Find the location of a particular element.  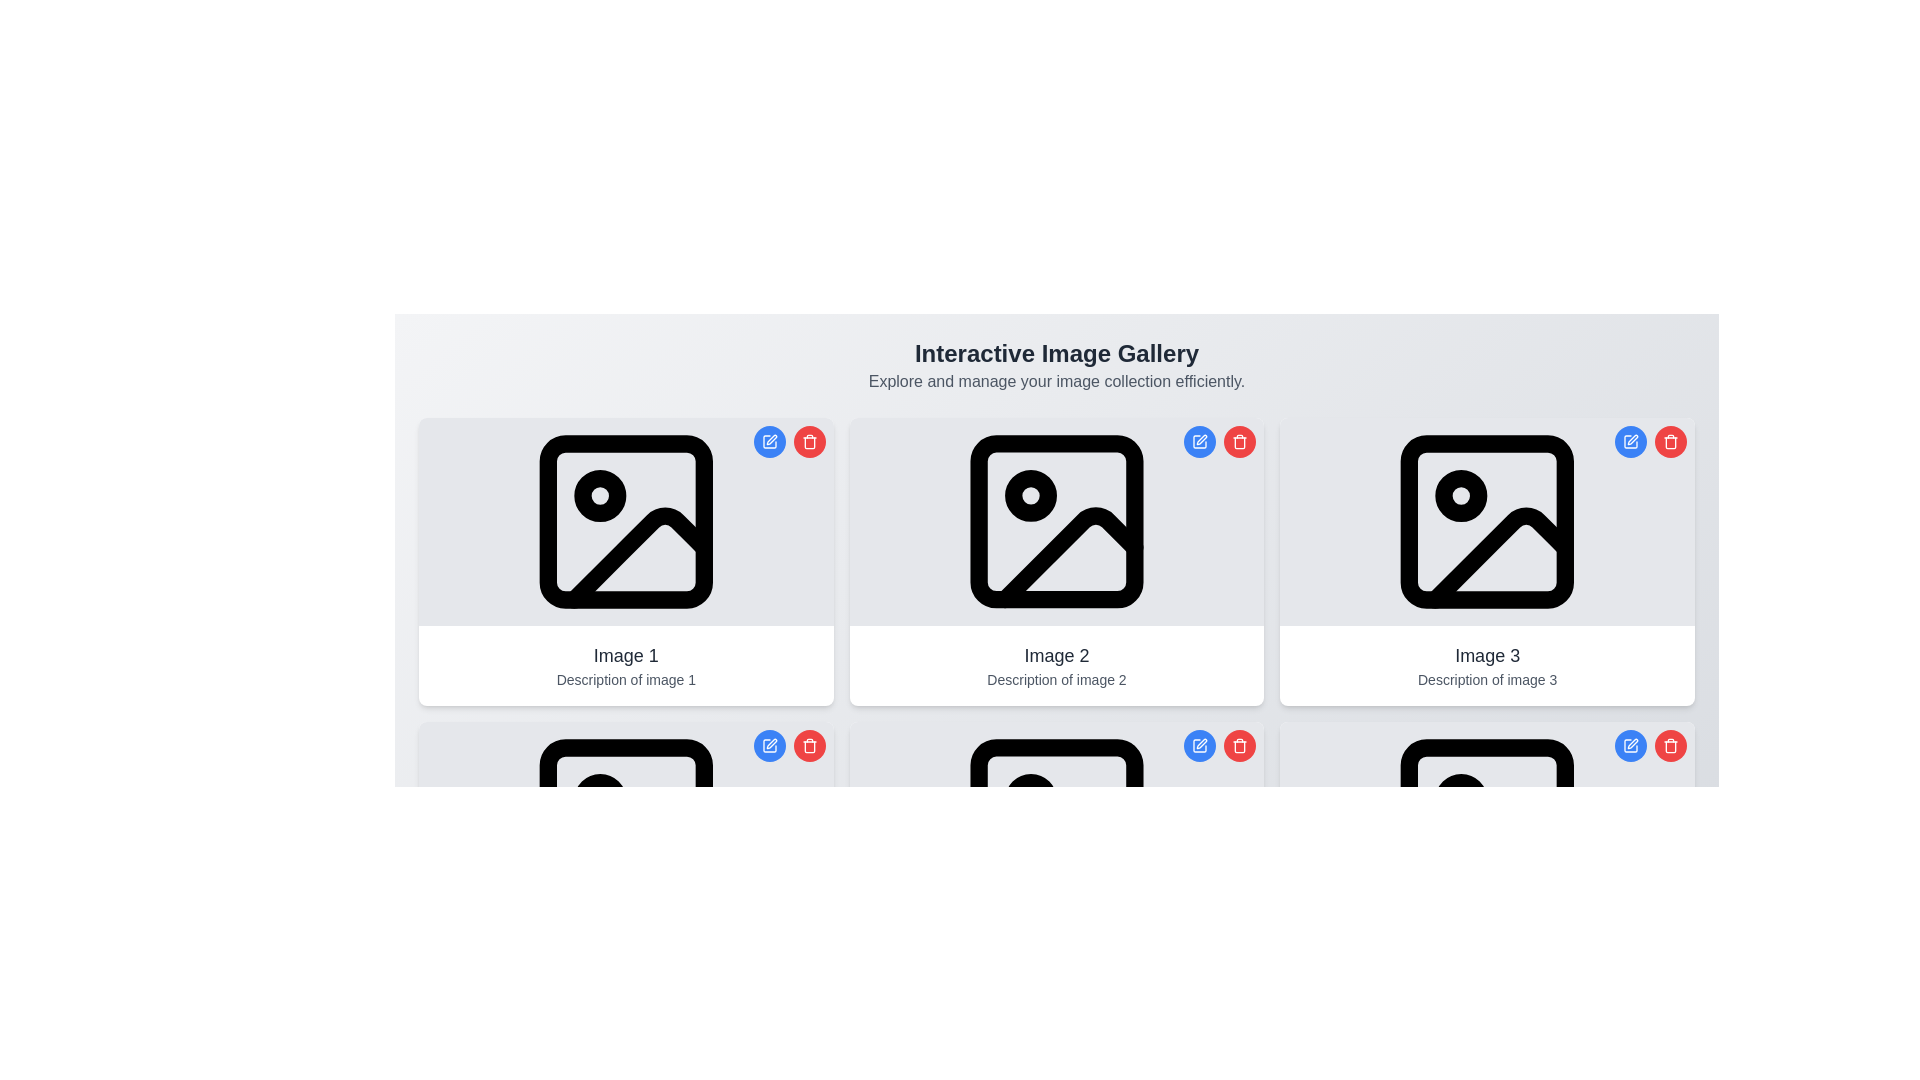

the Text description area displaying 'Image 2' and 'Description of image 2' to interact with additional features is located at coordinates (1055, 666).